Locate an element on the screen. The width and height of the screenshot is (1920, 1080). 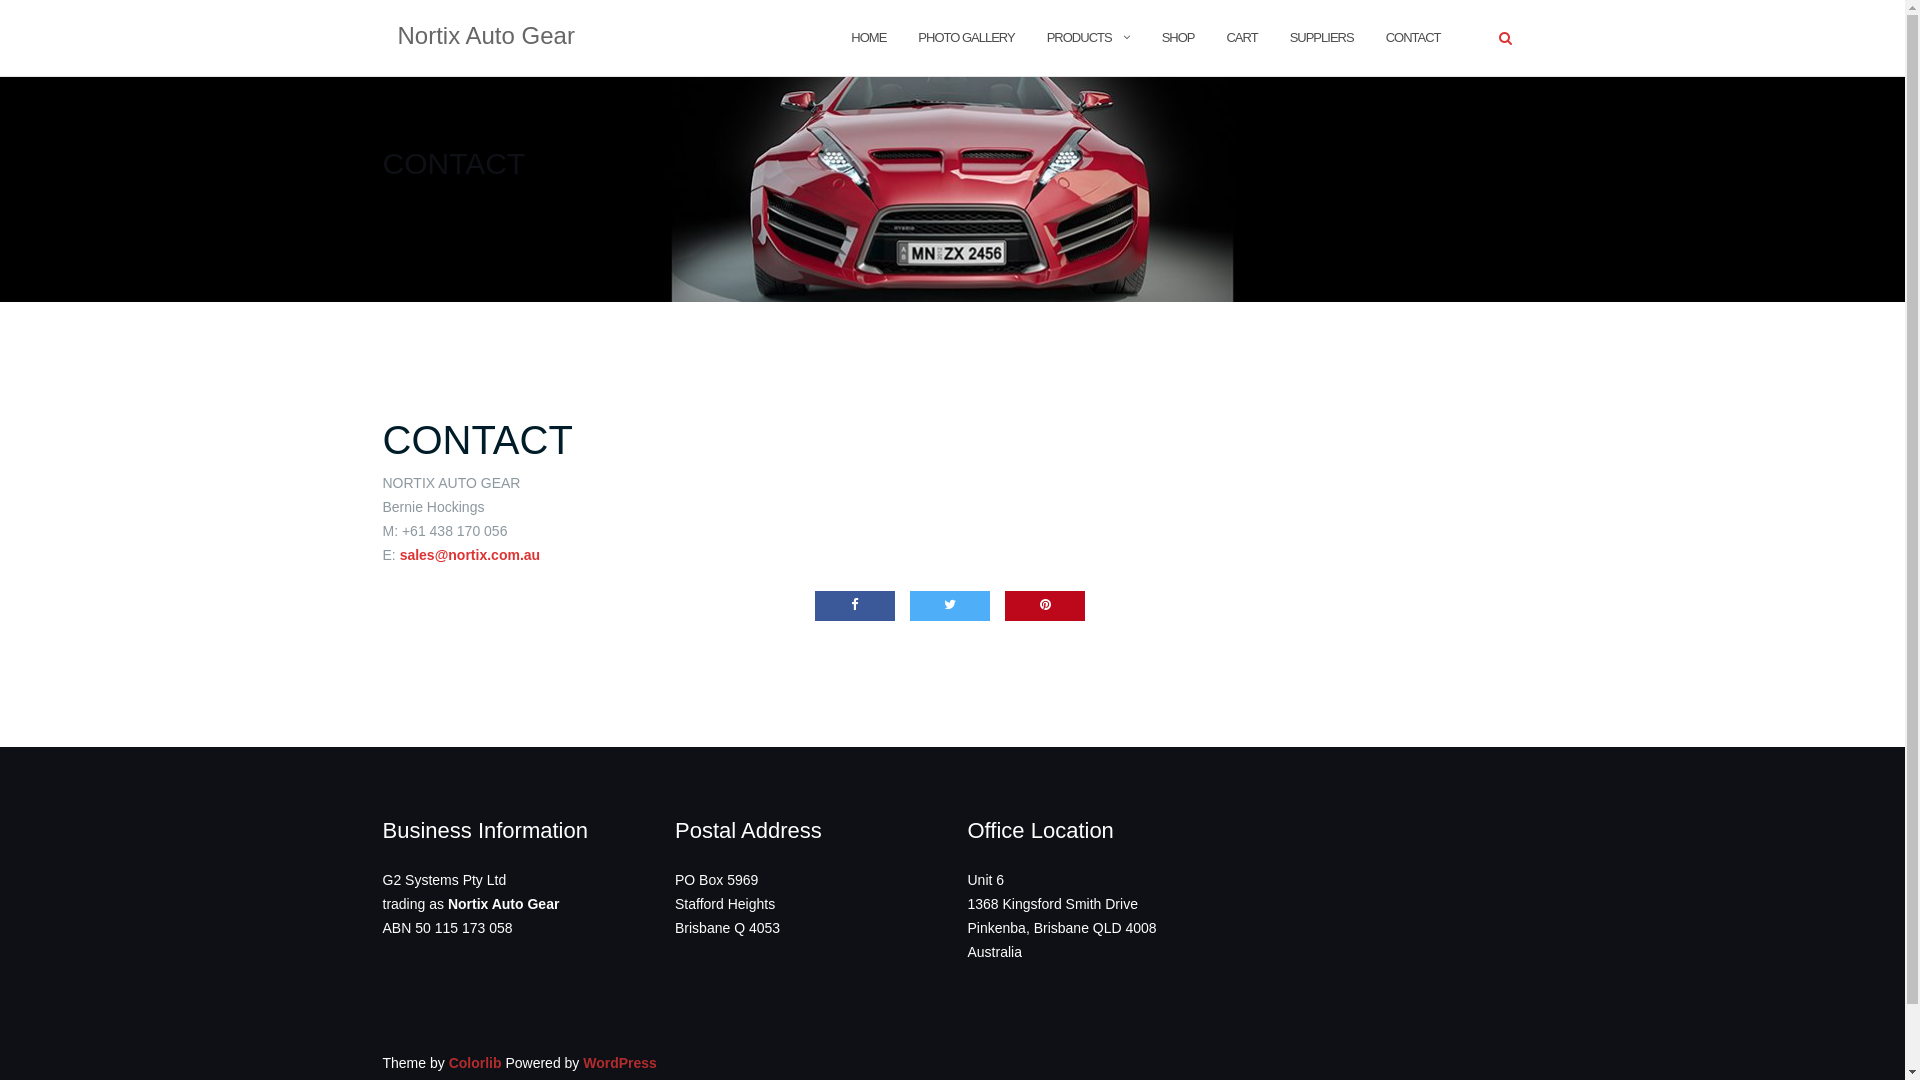
'CART' is located at coordinates (1240, 37).